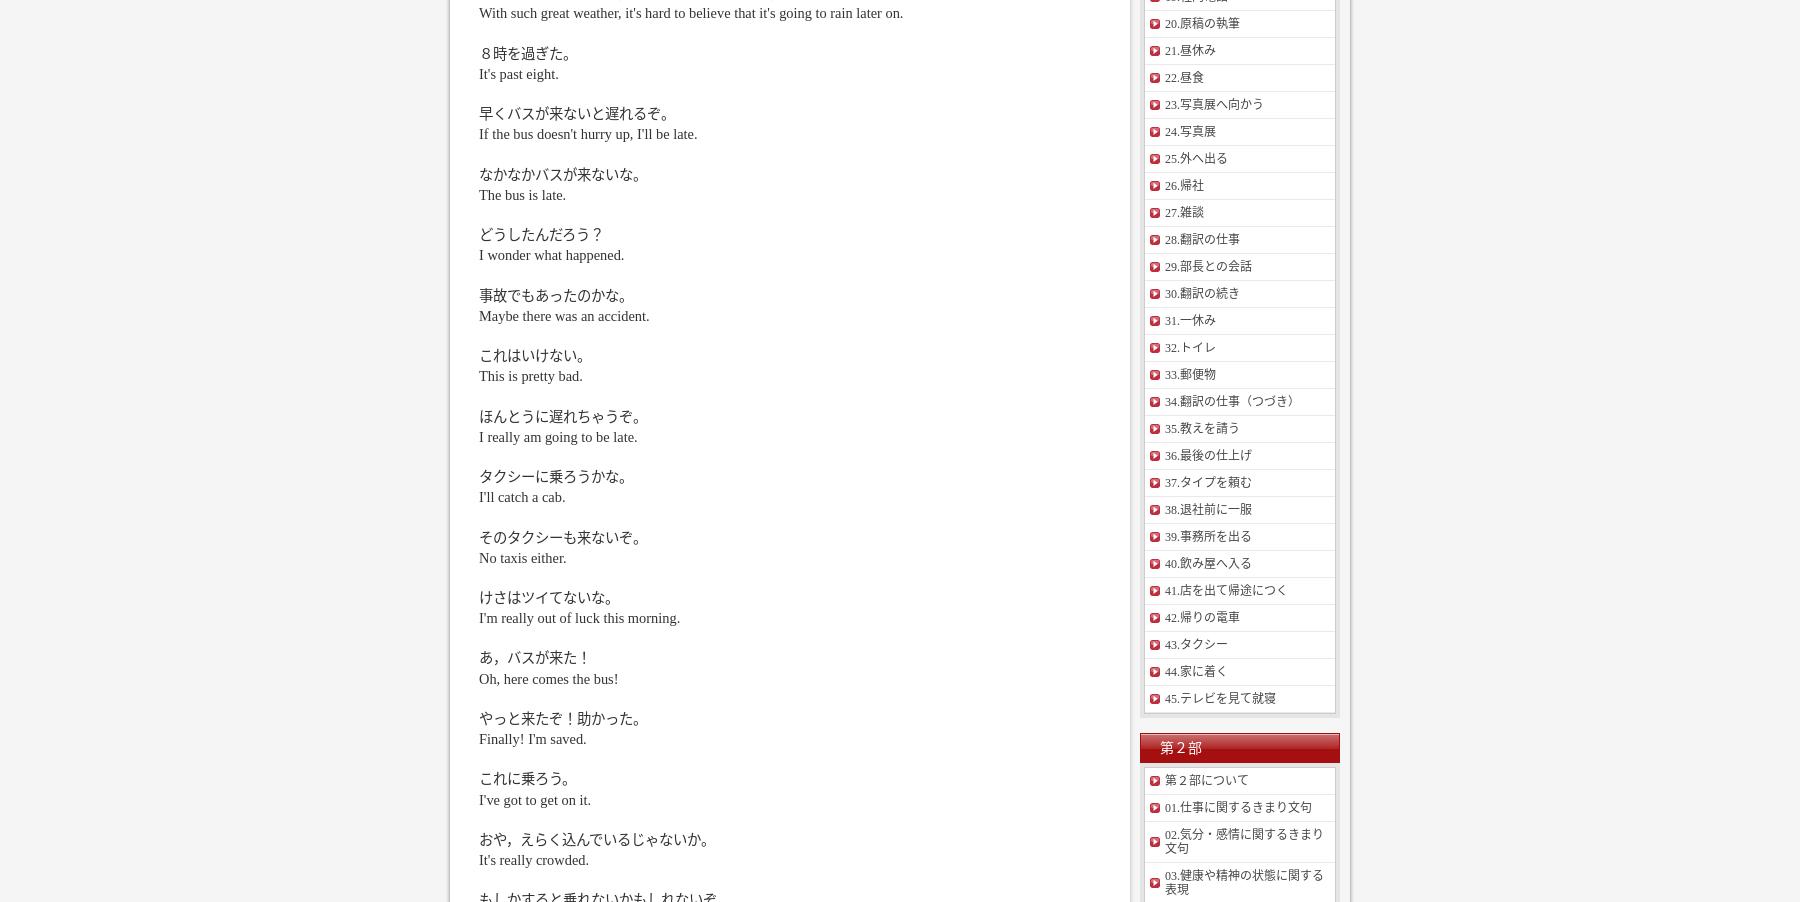 The width and height of the screenshot is (1800, 902). Describe the element at coordinates (1207, 564) in the screenshot. I see `'40.飲み屋へ入る'` at that location.